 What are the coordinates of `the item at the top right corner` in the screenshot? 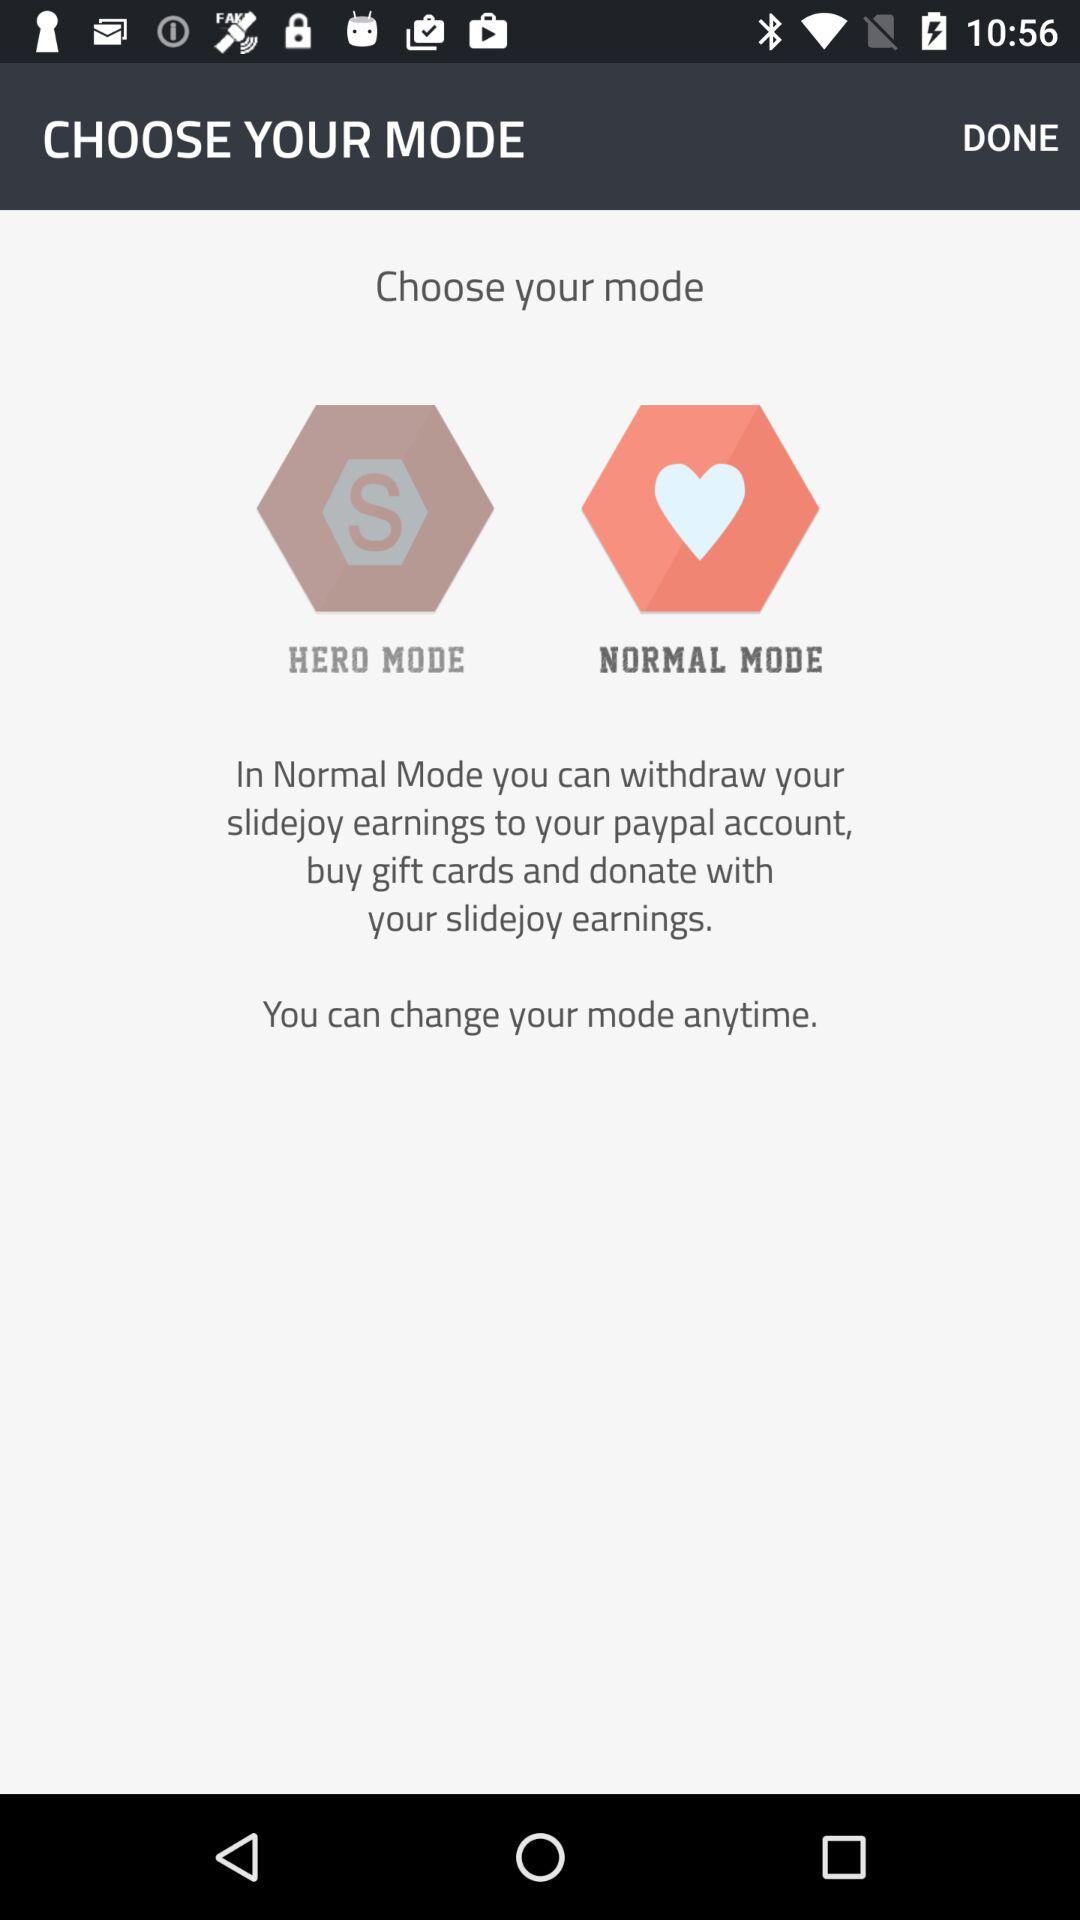 It's located at (1010, 135).